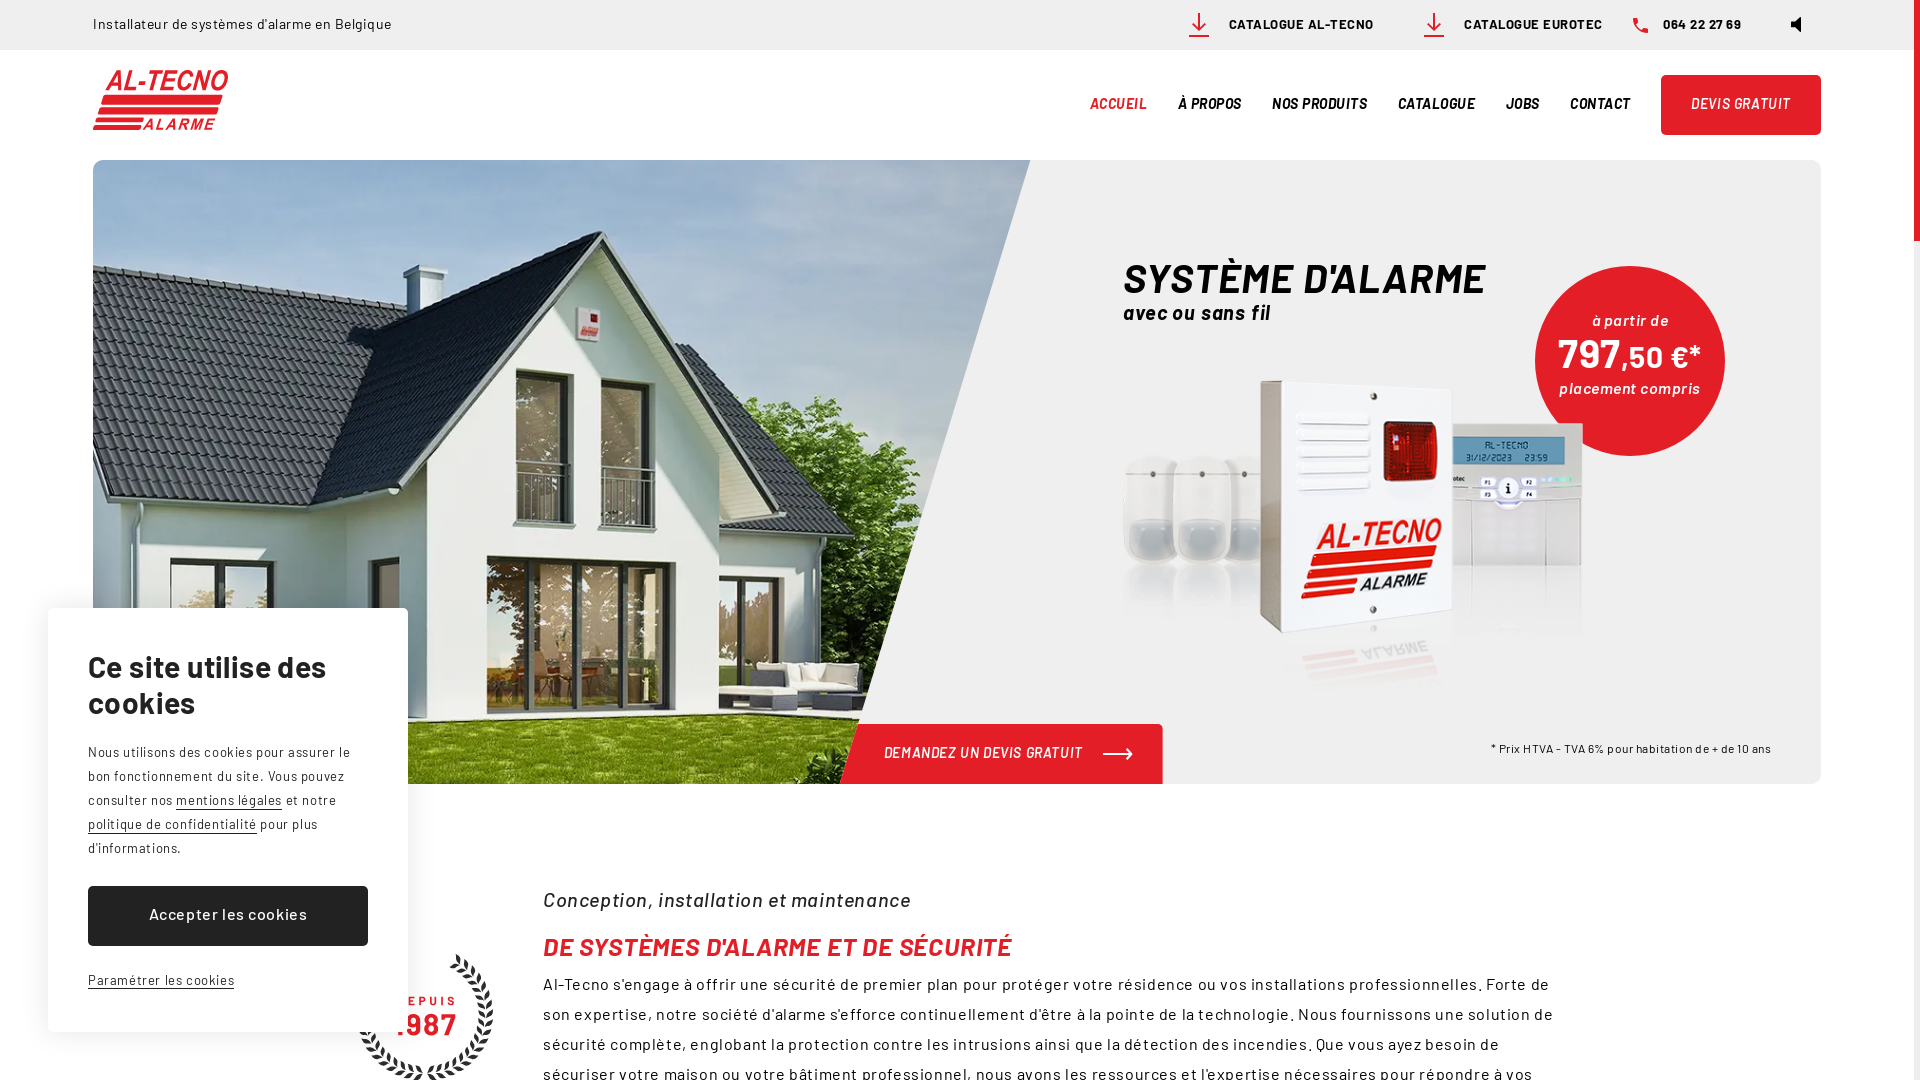 This screenshot has height=1080, width=1920. Describe the element at coordinates (1521, 104) in the screenshot. I see `'JOBS'` at that location.